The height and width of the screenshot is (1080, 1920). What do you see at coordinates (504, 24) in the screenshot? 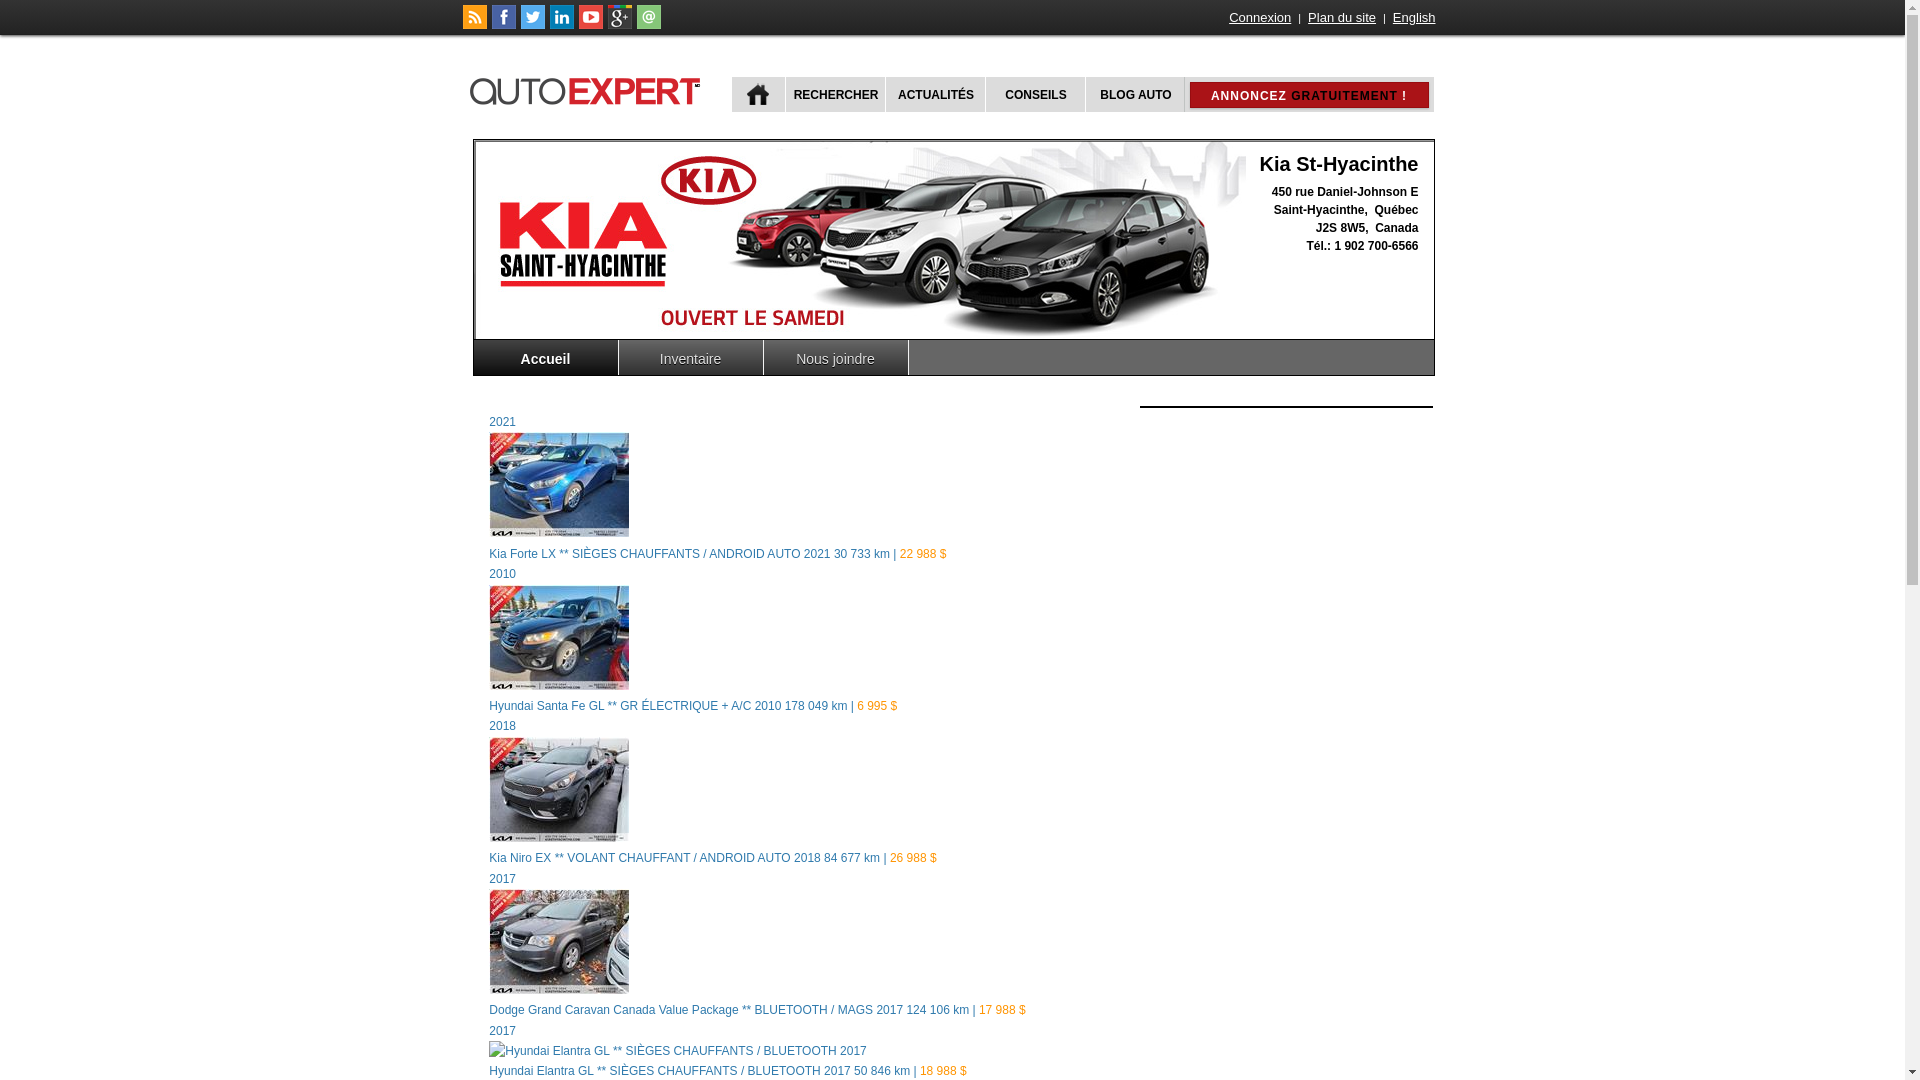
I see `'Suivez autoExpert.ca sur Facebook'` at bounding box center [504, 24].